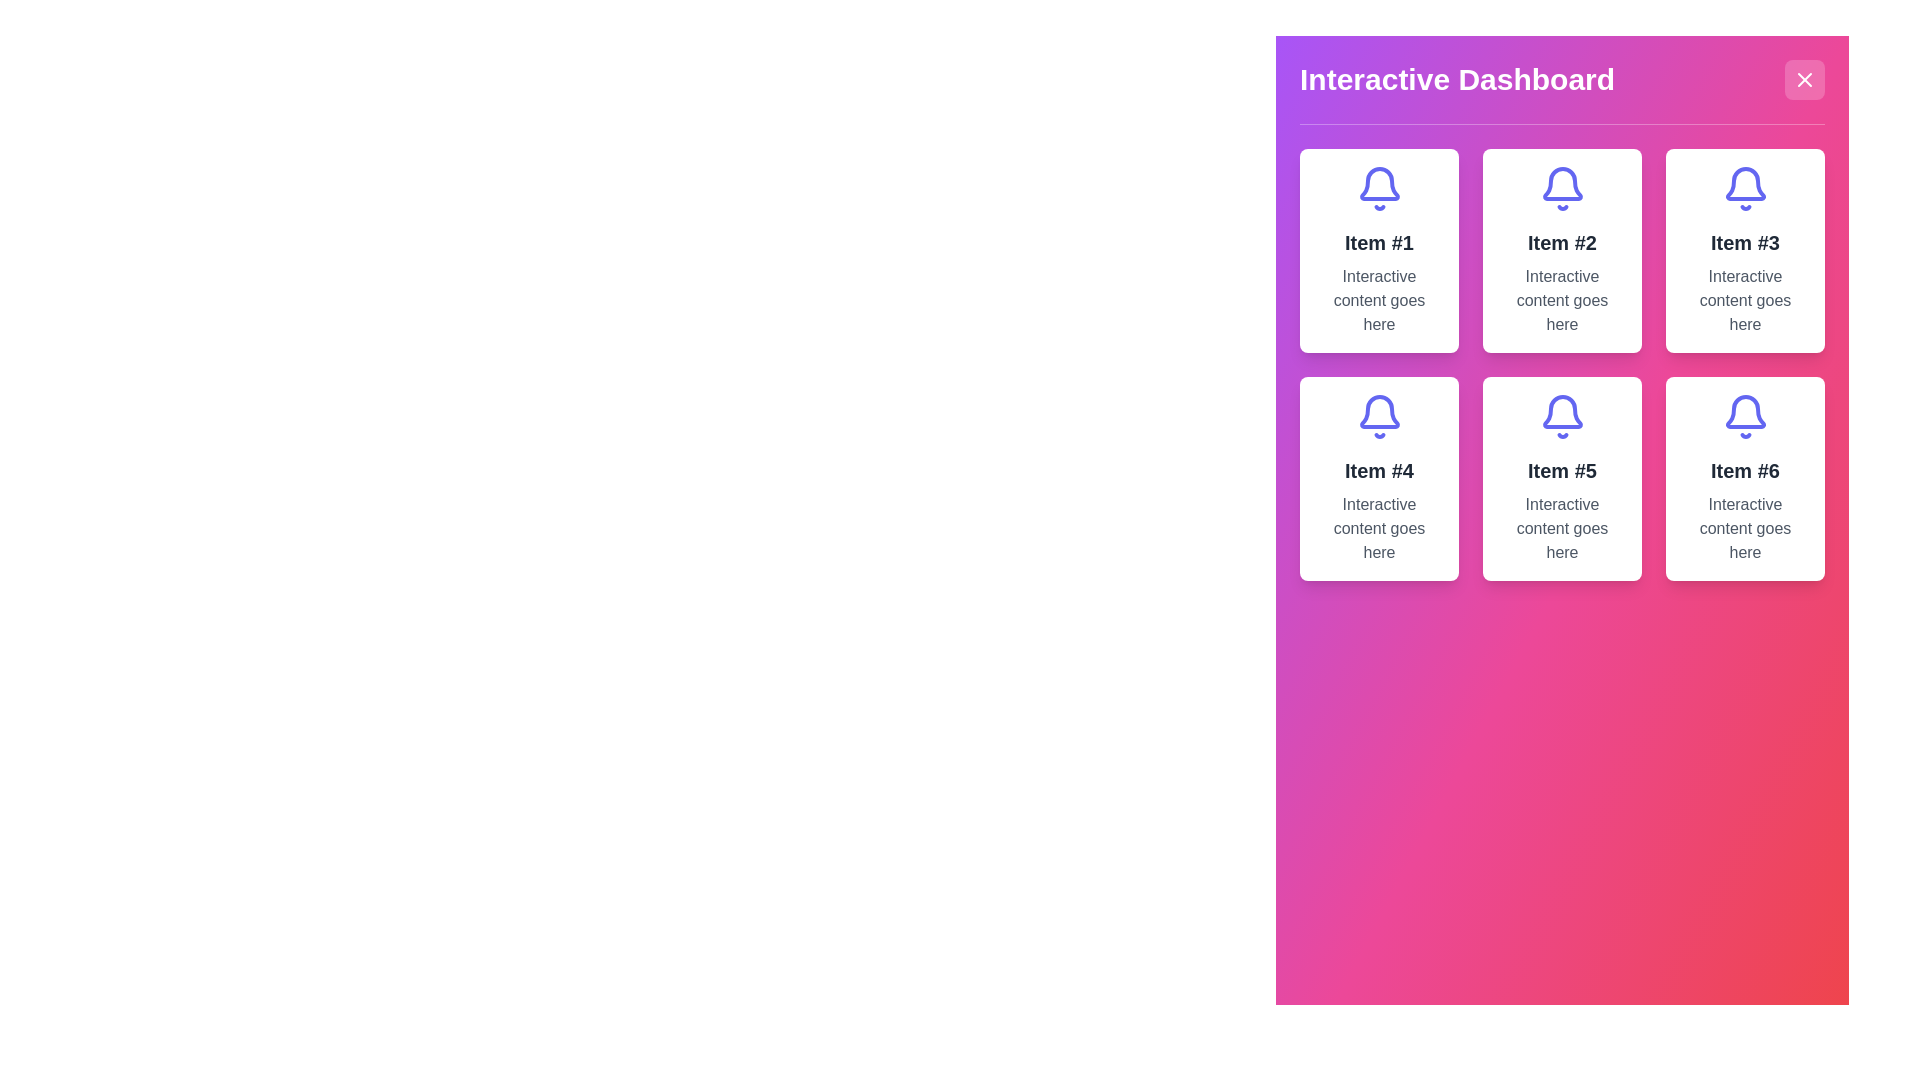 This screenshot has height=1080, width=1920. I want to click on the text label displaying 'Interactive content goes here' located within the card under 'Item #5' in the bottom-right group of the 3x2 grid layout, so click(1561, 527).